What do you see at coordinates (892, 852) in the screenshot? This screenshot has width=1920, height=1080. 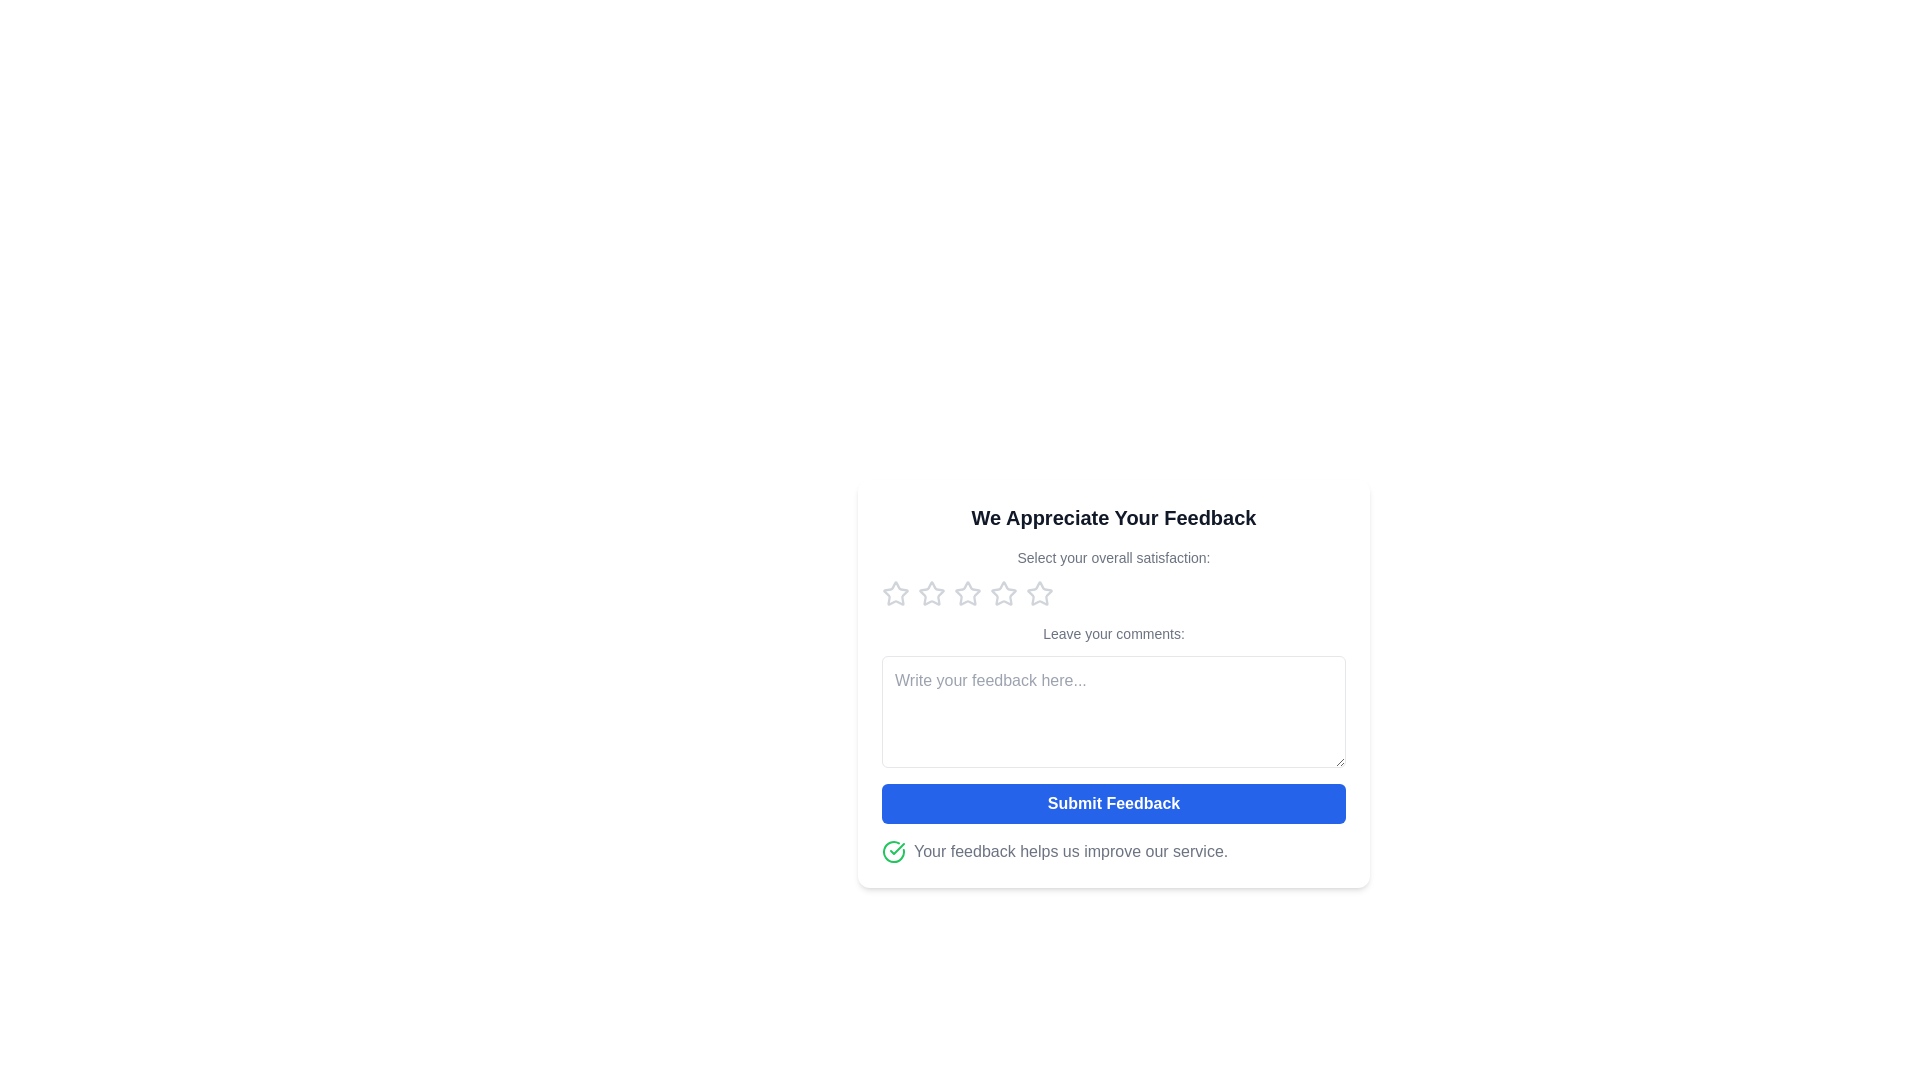 I see `the circular icon with a green checkmark indicating success, located at the bottom-left corner of the card interface, preceding the text 'Your feedback helps us improve our service.'` at bounding box center [892, 852].